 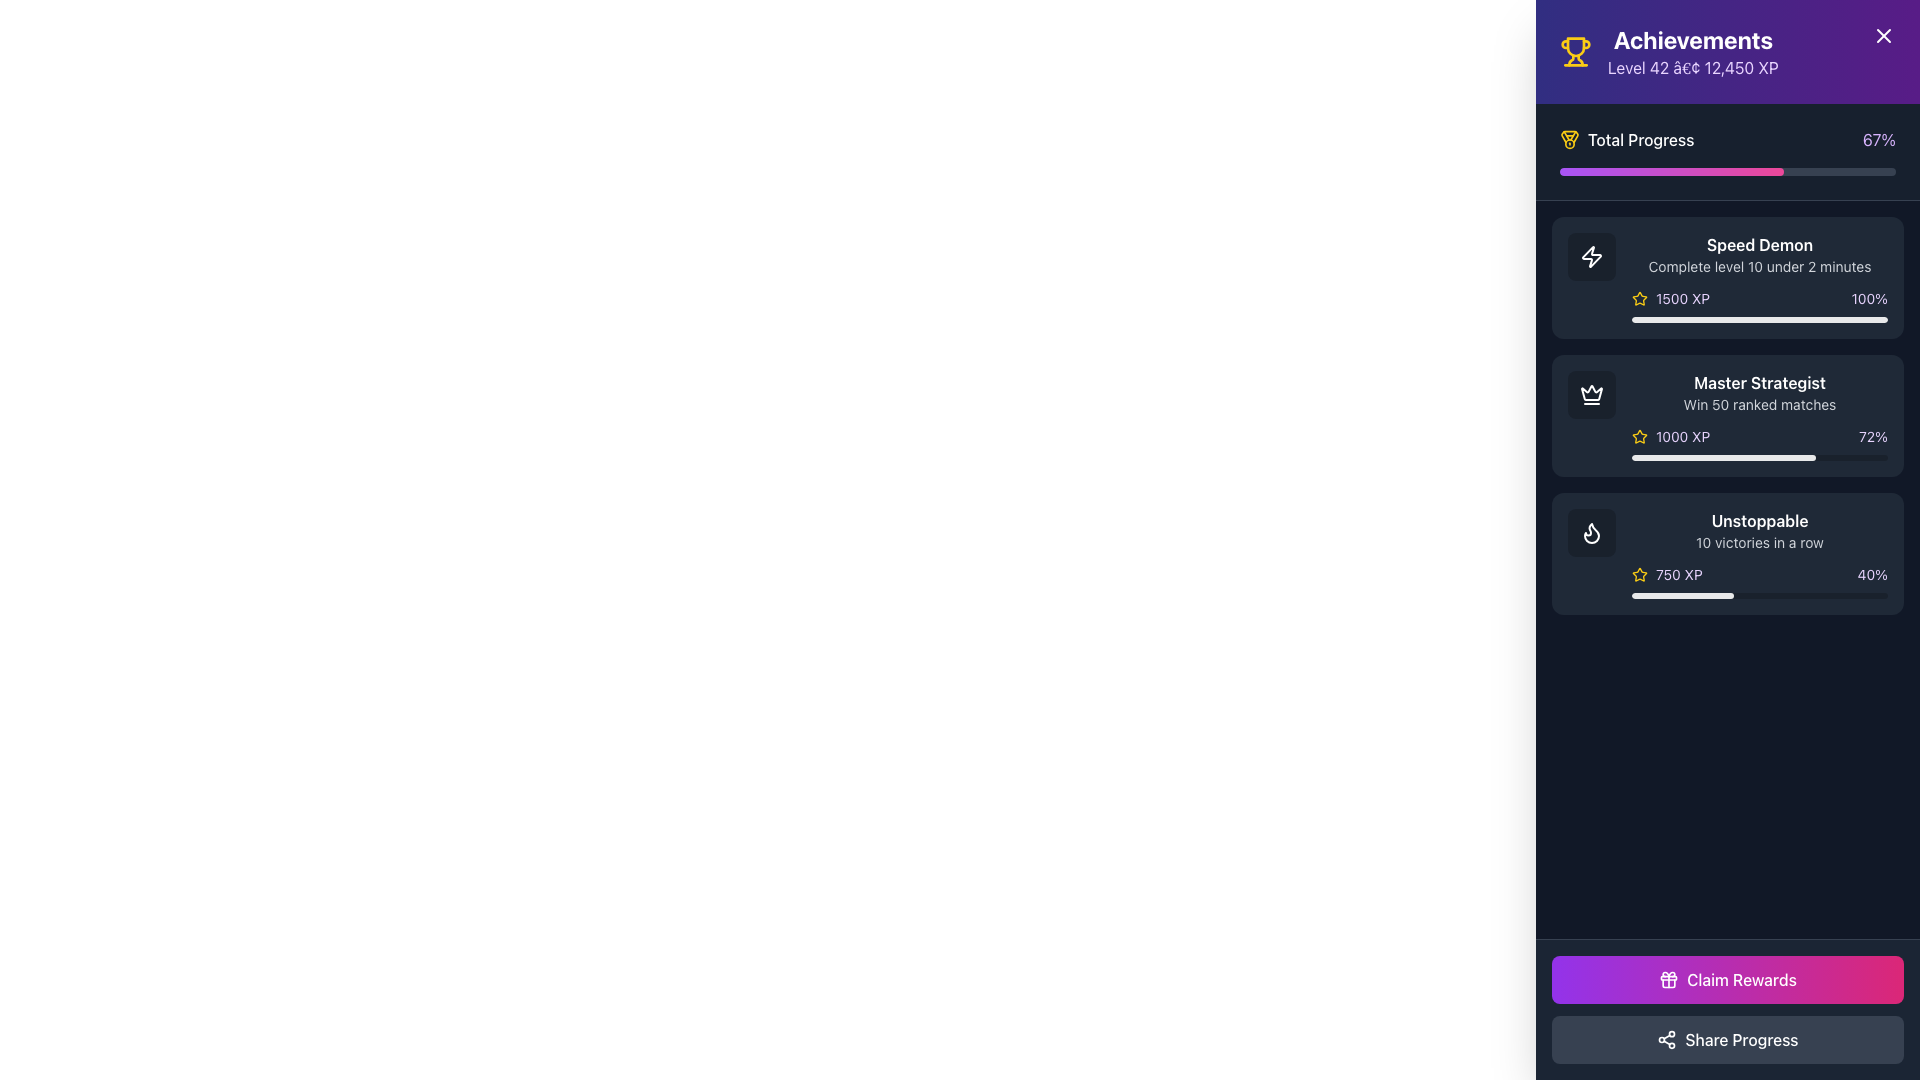 What do you see at coordinates (1727, 50) in the screenshot?
I see `the Header element that has a purple background, a trophy icon on the left, and displays 'Achievements' in bold white font with a secondary line showing 'Level 42 • 12,450 XP'` at bounding box center [1727, 50].